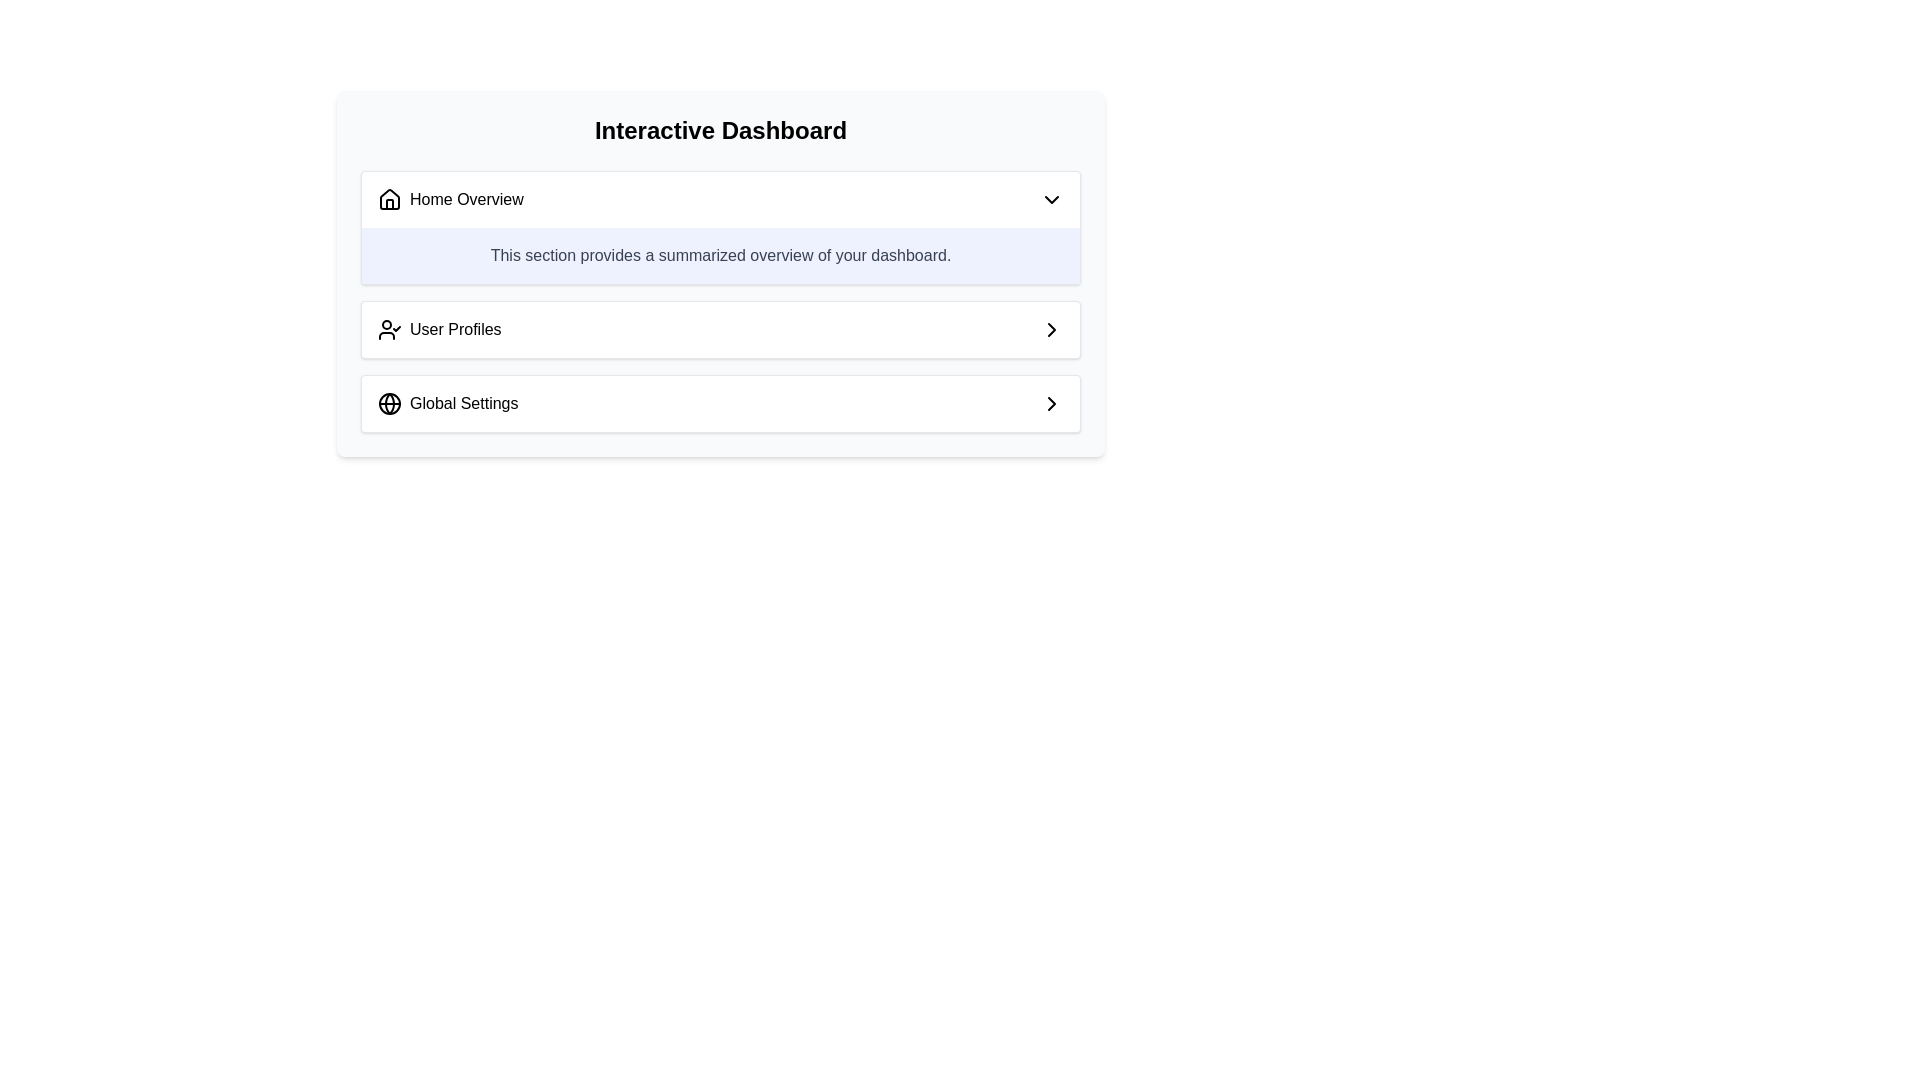 This screenshot has height=1080, width=1920. What do you see at coordinates (720, 329) in the screenshot?
I see `the navigational button for 'User Profiles' located in the middle section of the dashboard` at bounding box center [720, 329].